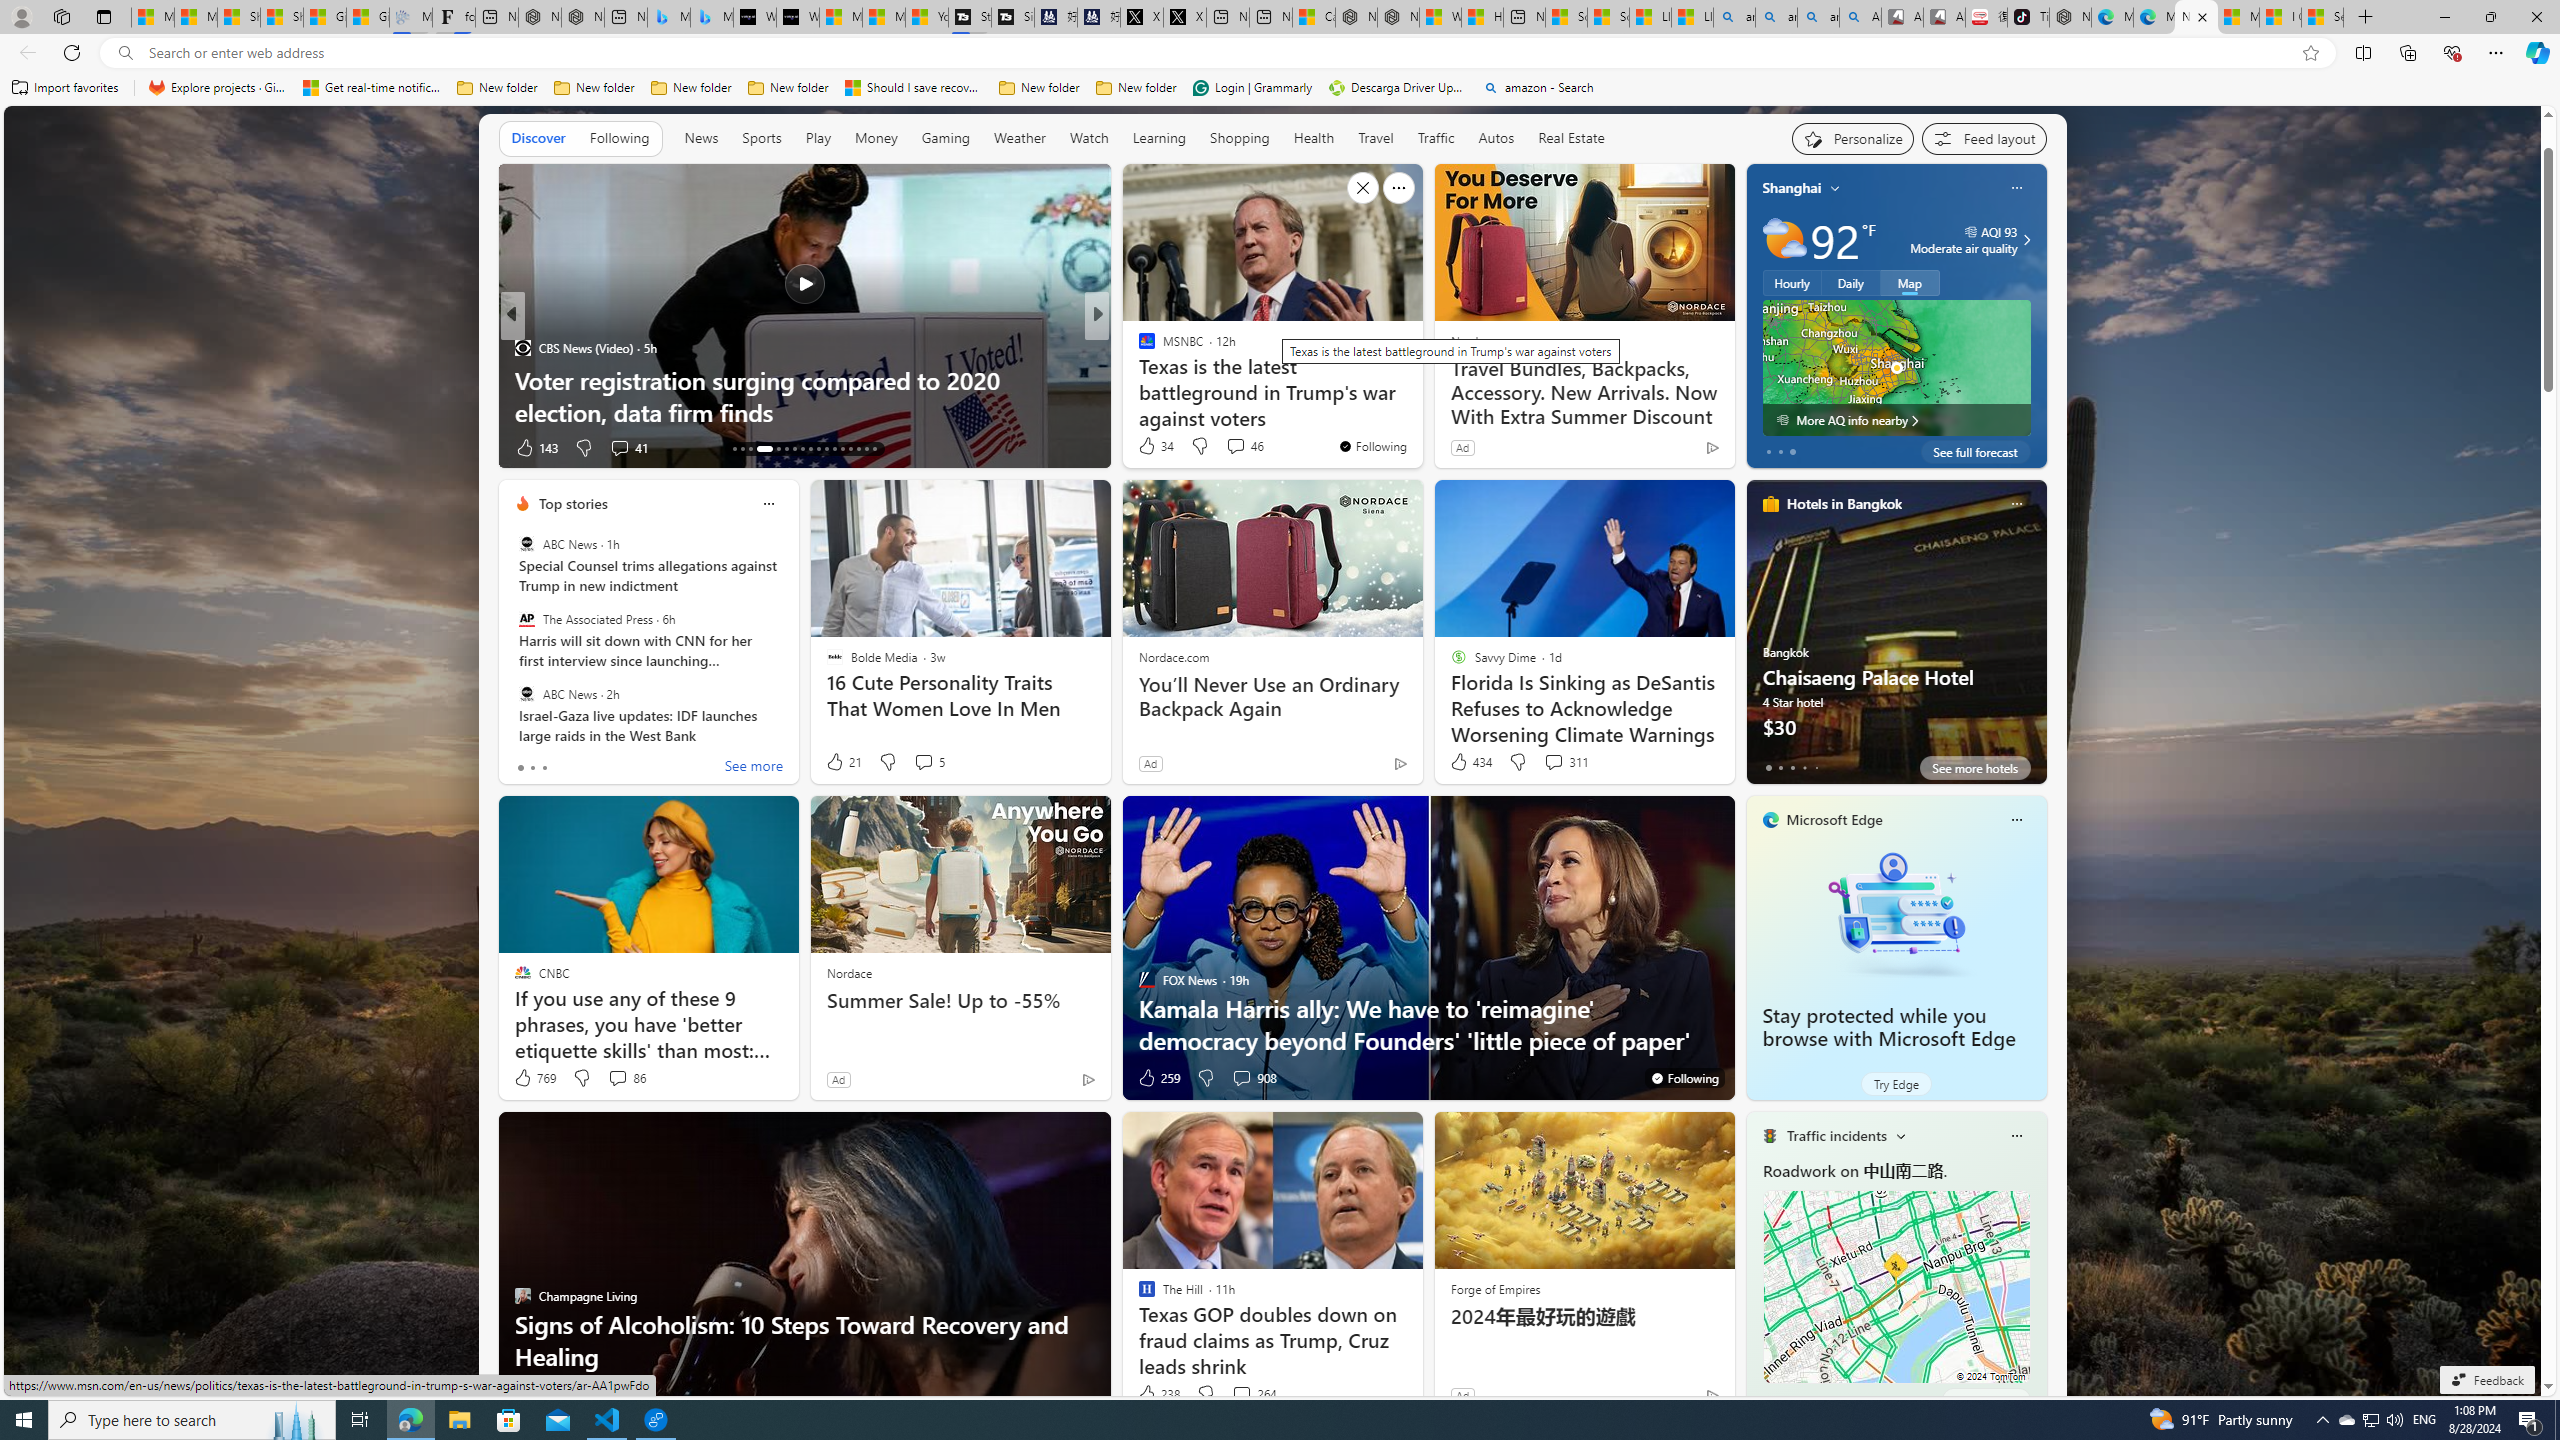 The height and width of the screenshot is (1440, 2560). Describe the element at coordinates (1944, 16) in the screenshot. I see `'All Cubot phones'` at that location.